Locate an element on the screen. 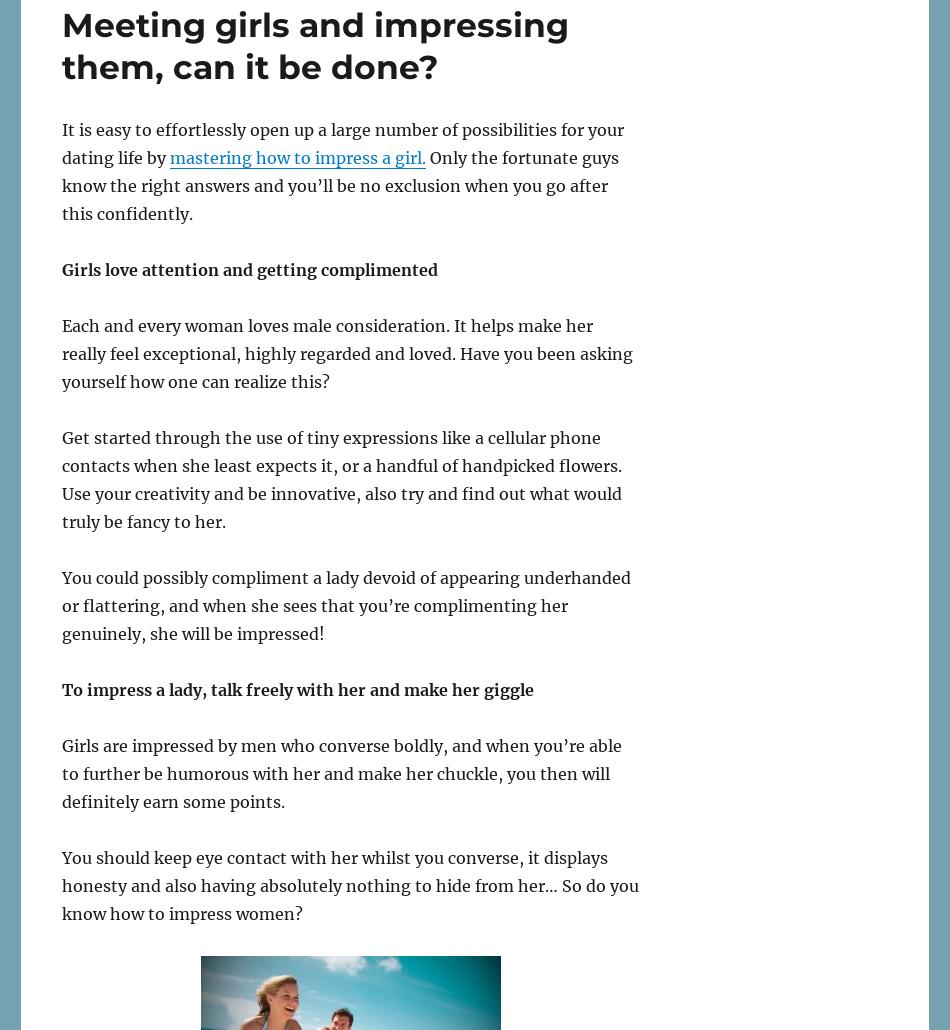 This screenshot has height=1030, width=950. 'Girls love attention and getting complimented' is located at coordinates (249, 268).